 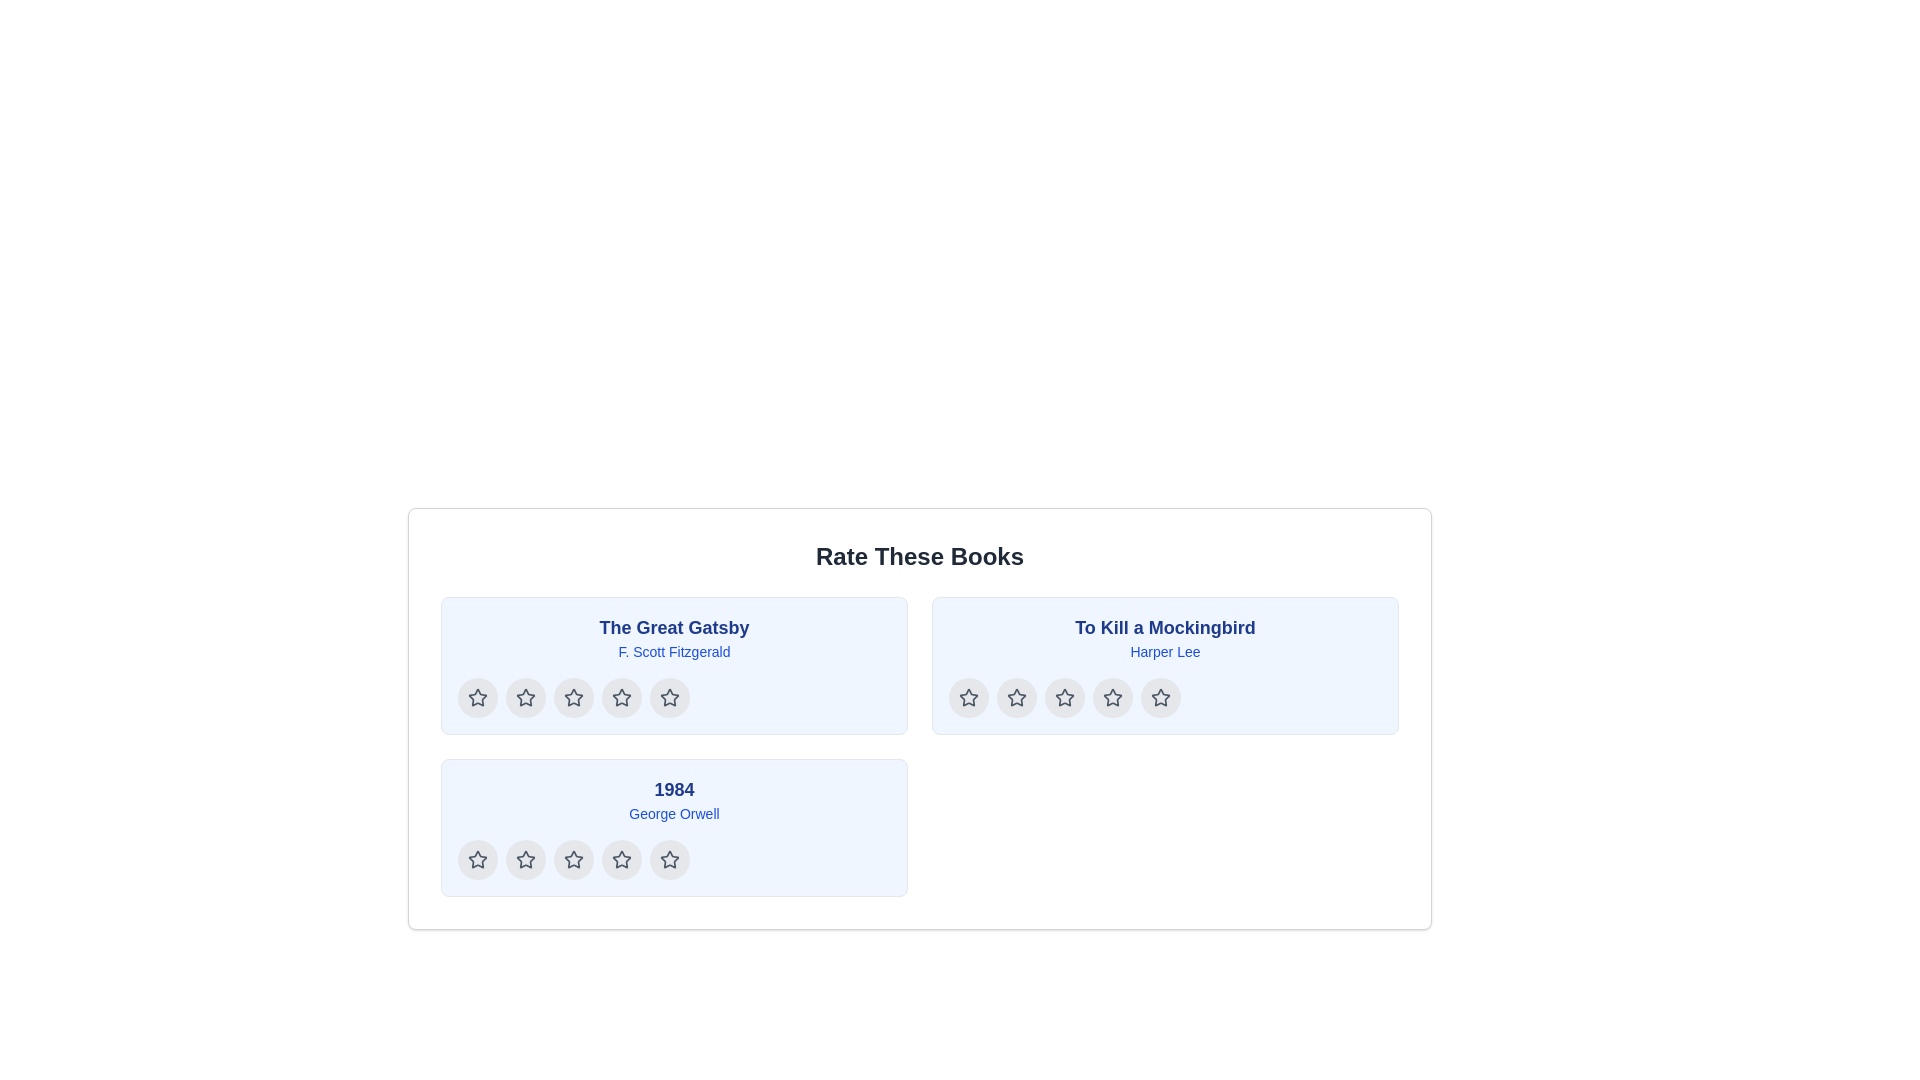 I want to click on the second star-shaped rating icon under the book 'To Kill a Mockingbird', so click(x=1016, y=696).